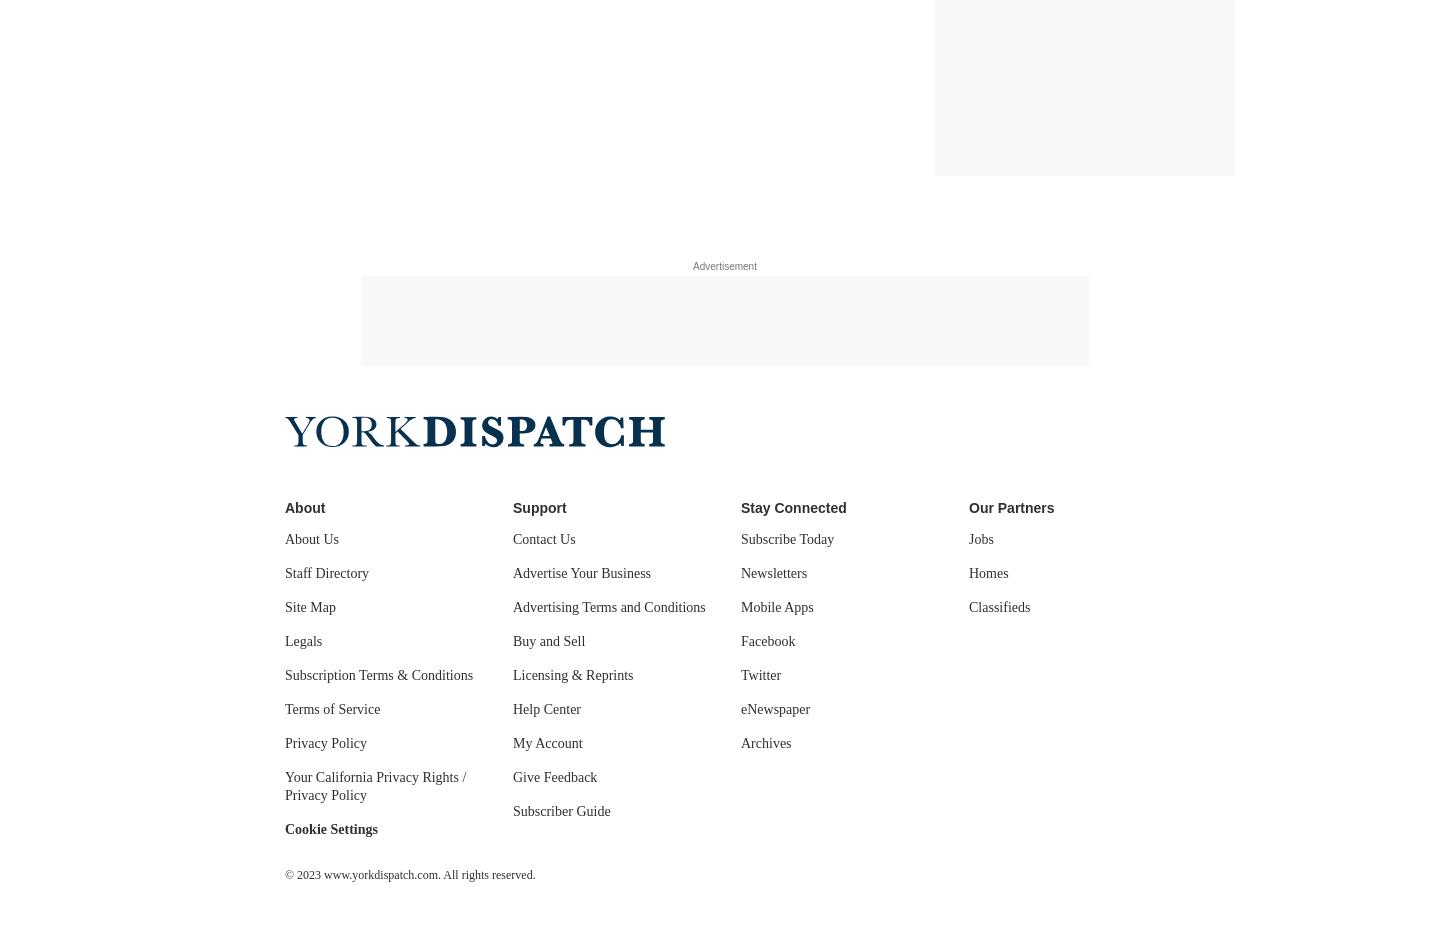 This screenshot has height=938, width=1450. What do you see at coordinates (774, 572) in the screenshot?
I see `'Newsletters'` at bounding box center [774, 572].